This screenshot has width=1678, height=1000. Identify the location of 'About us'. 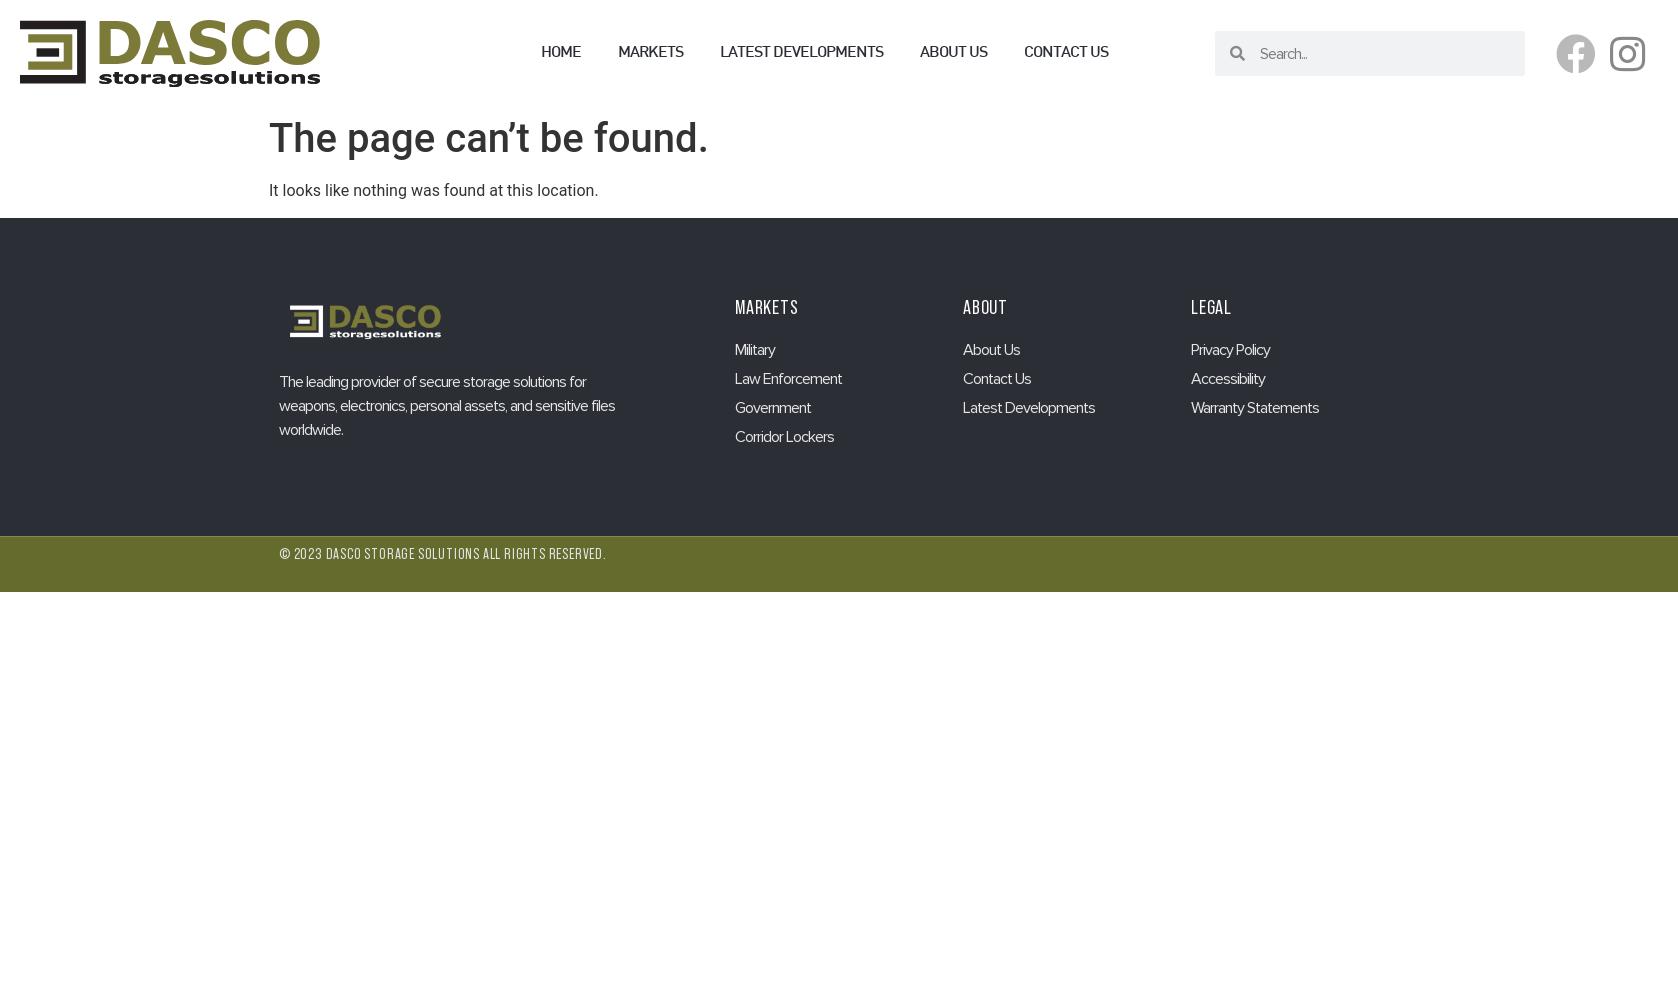
(919, 52).